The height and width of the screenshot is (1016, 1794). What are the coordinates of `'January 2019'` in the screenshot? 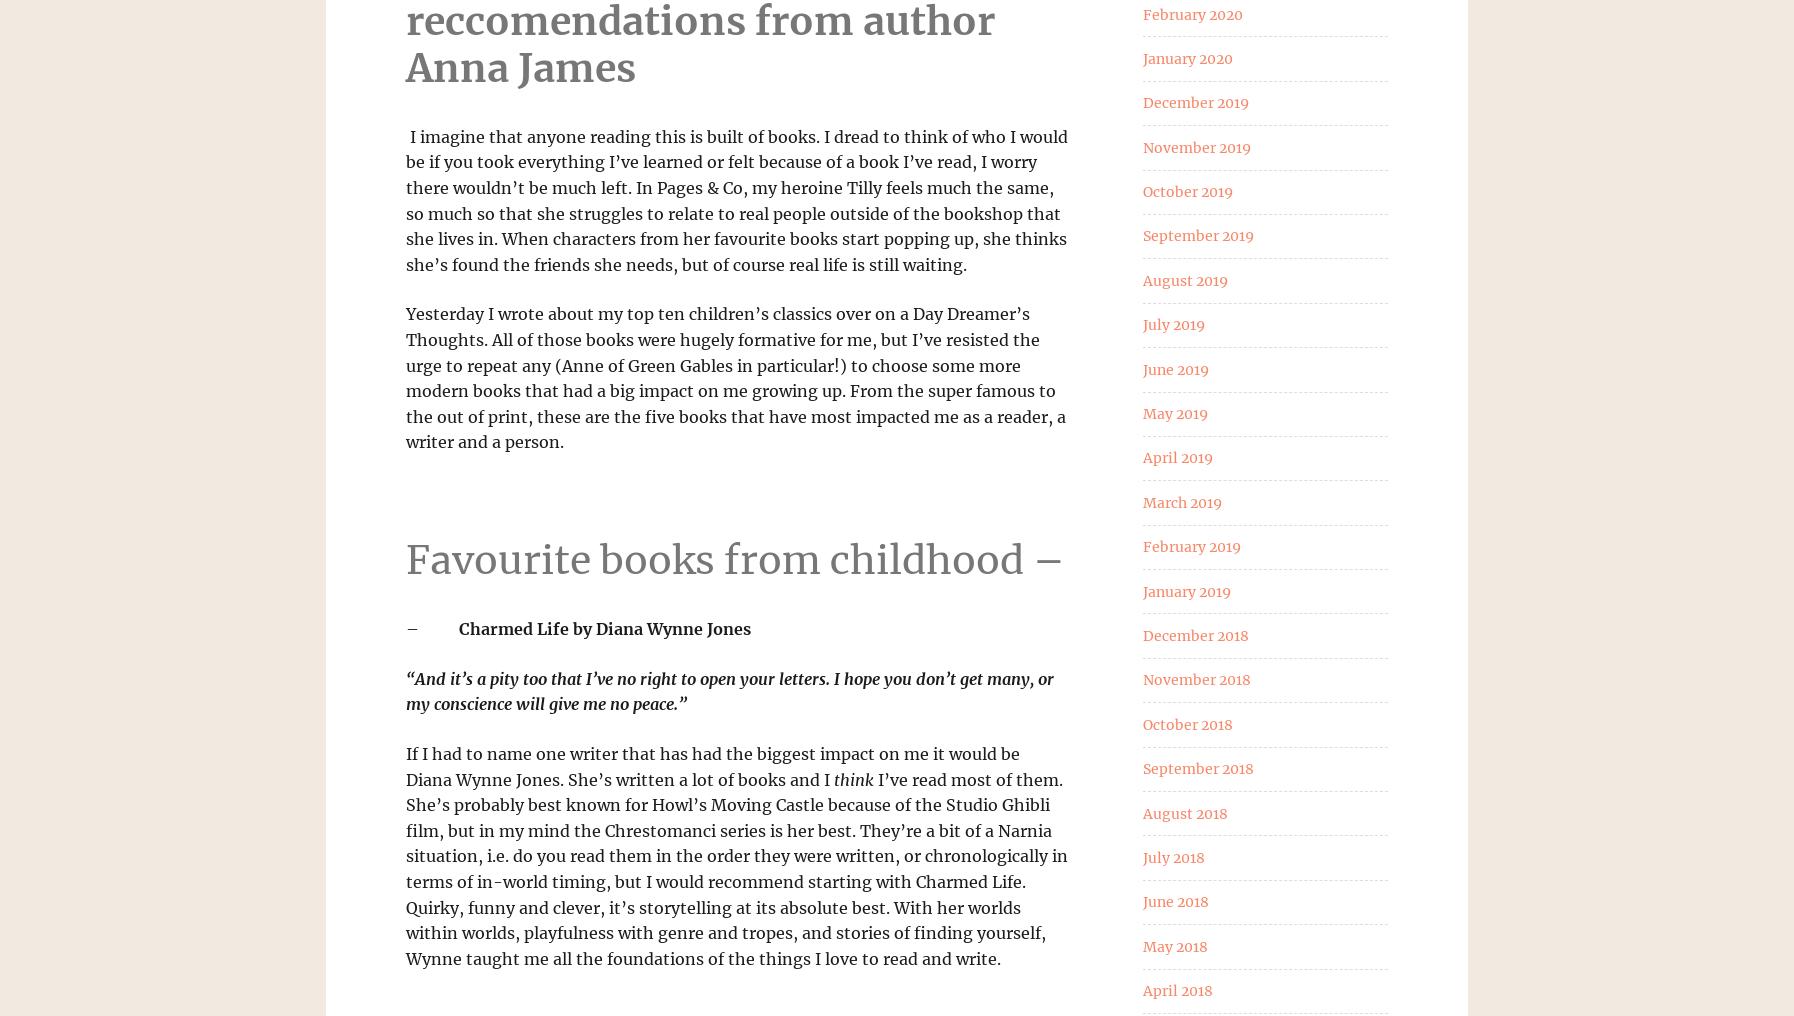 It's located at (1141, 591).